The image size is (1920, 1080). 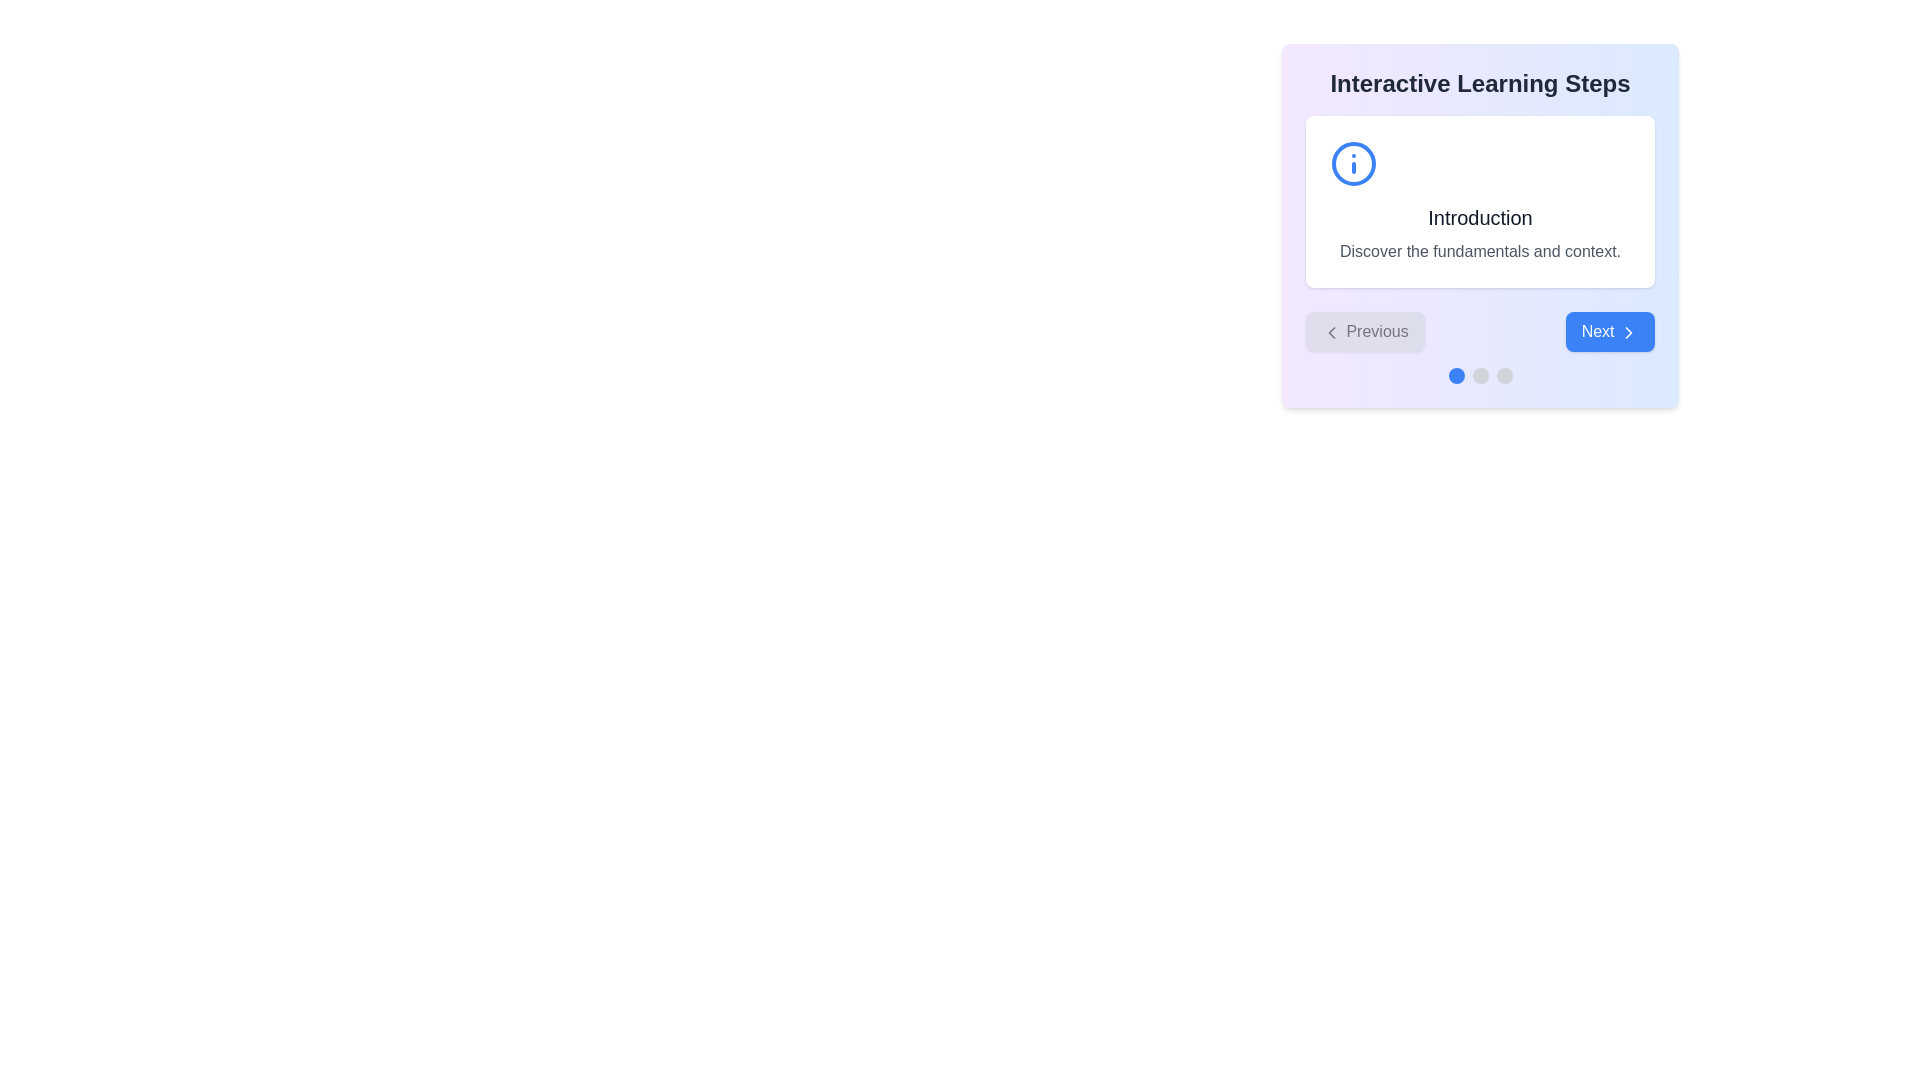 What do you see at coordinates (1480, 250) in the screenshot?
I see `the informational Text label located beneath the header text 'Introduction' in the card interface` at bounding box center [1480, 250].